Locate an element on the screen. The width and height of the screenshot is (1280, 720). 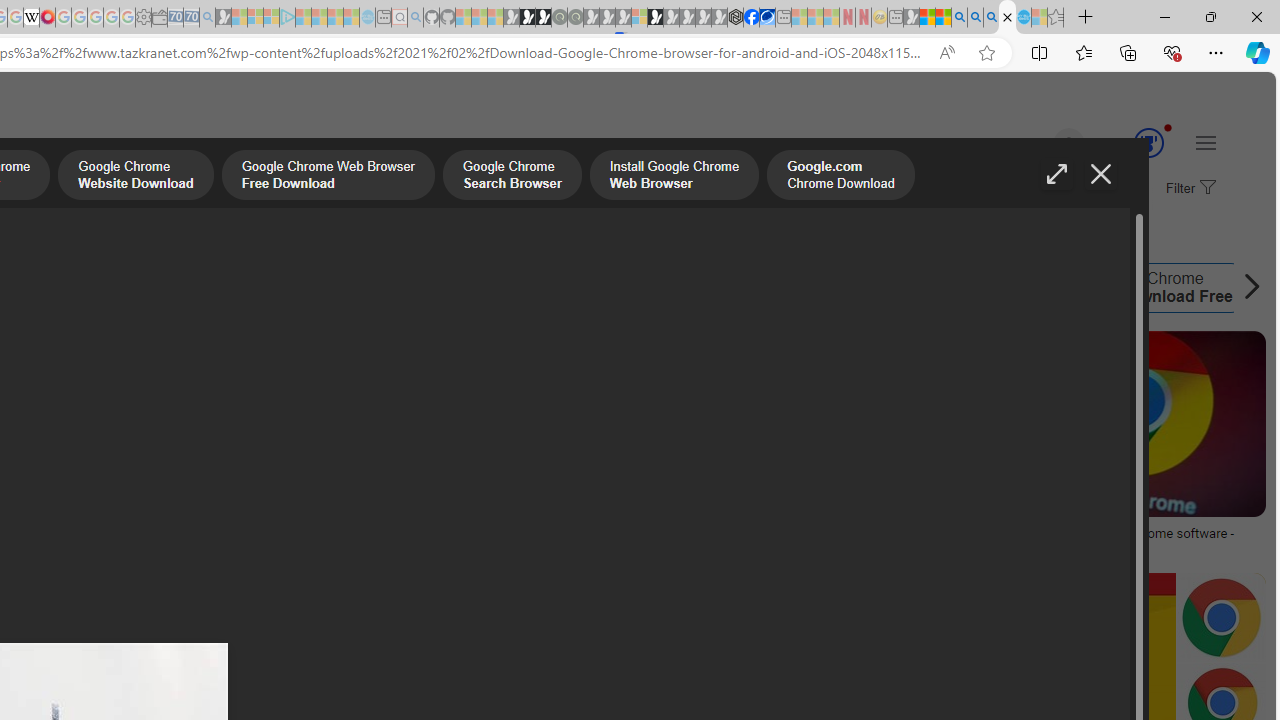
'Scroll right' is located at coordinates (1245, 288).